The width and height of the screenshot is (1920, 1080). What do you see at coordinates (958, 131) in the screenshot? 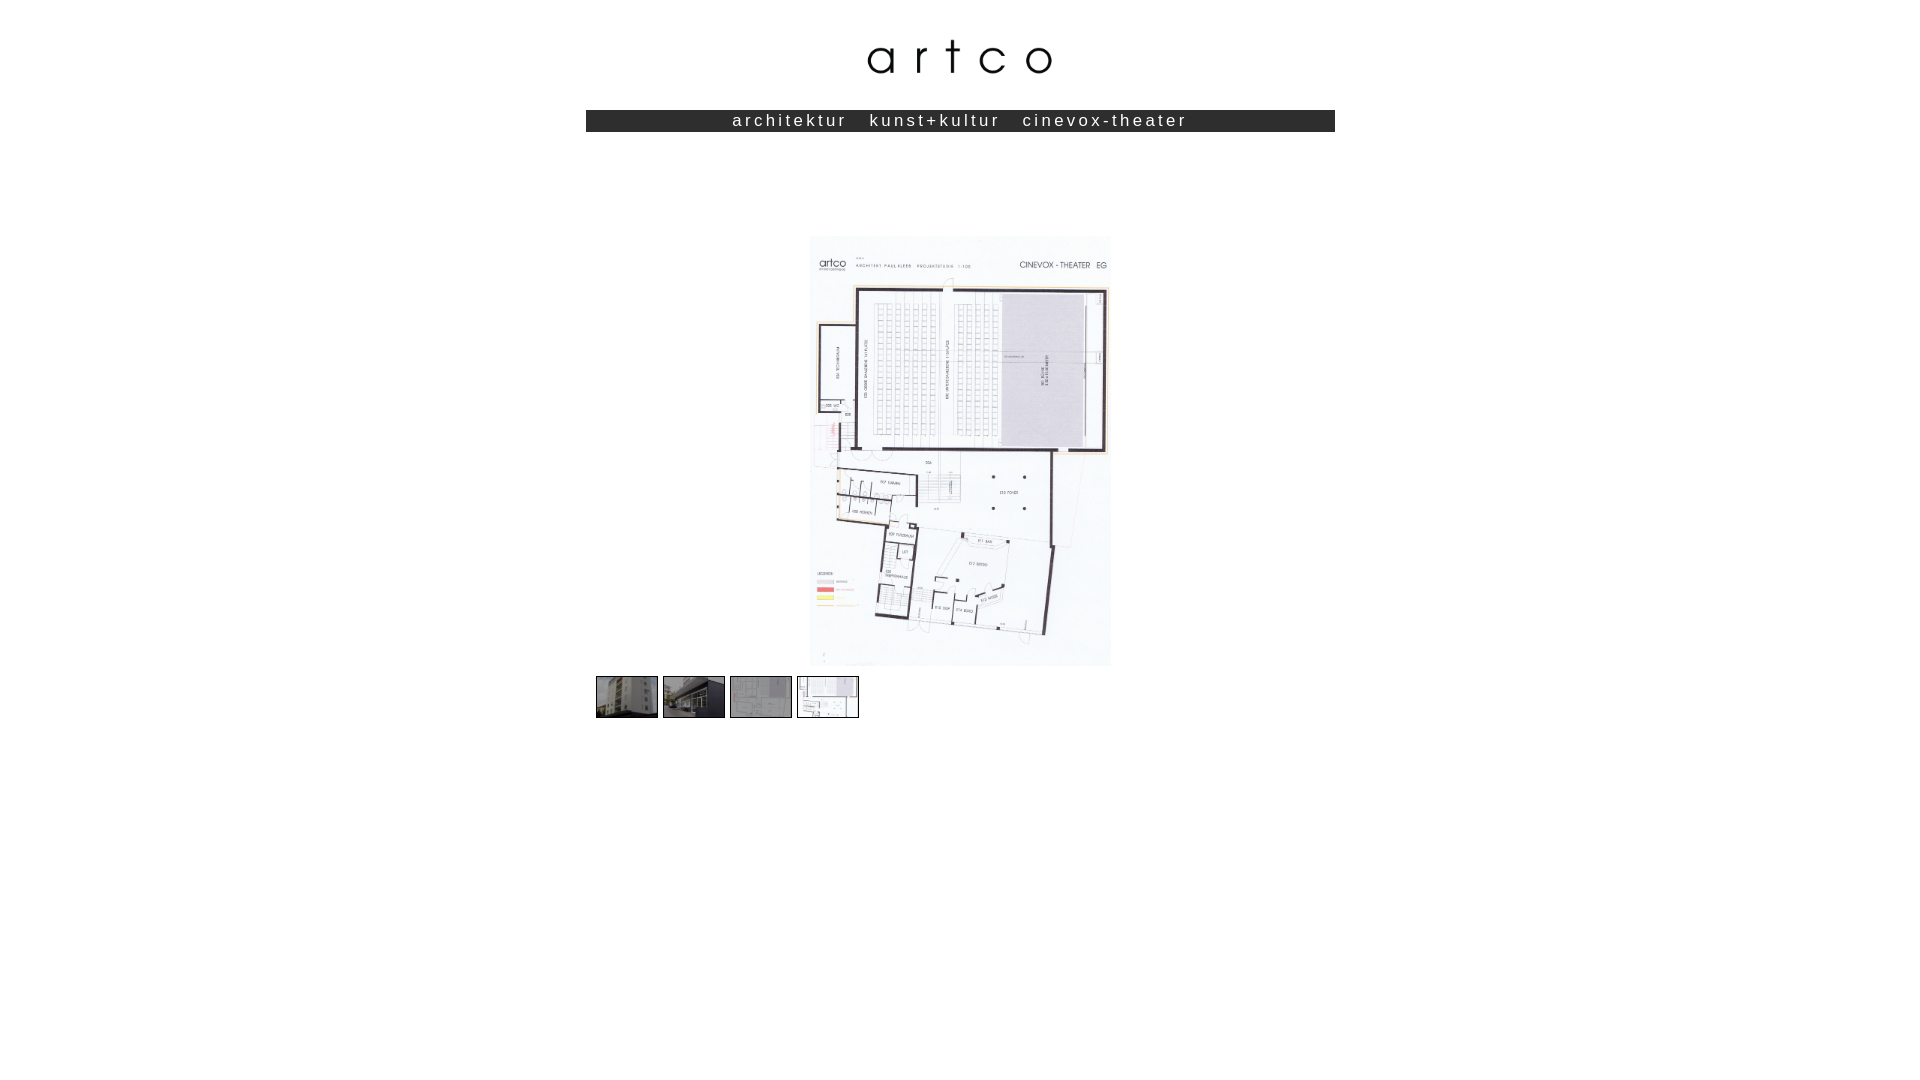
I see `' '` at bounding box center [958, 131].